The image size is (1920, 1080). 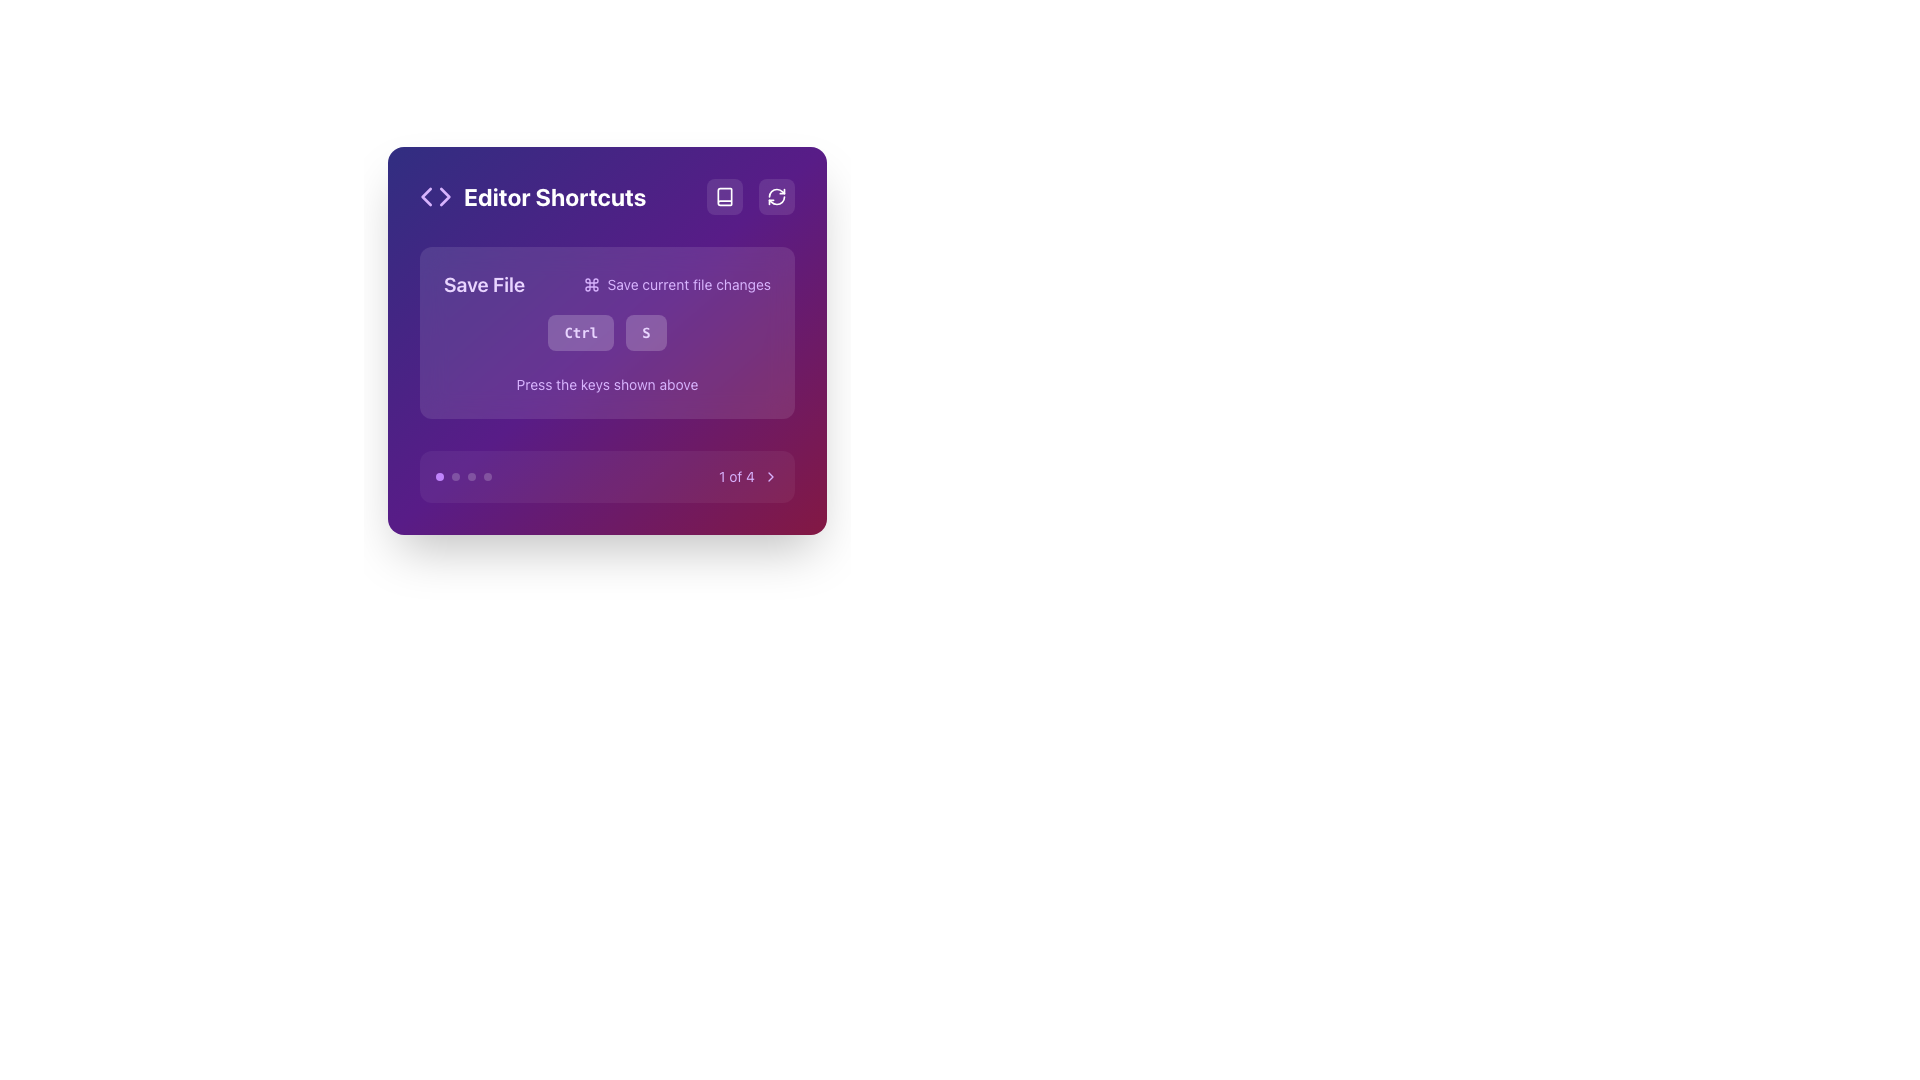 I want to click on the static text label that reads 'Press the keys shown above', which is styled in a smaller purple font and located in a purple-themed interface, so click(x=606, y=385).